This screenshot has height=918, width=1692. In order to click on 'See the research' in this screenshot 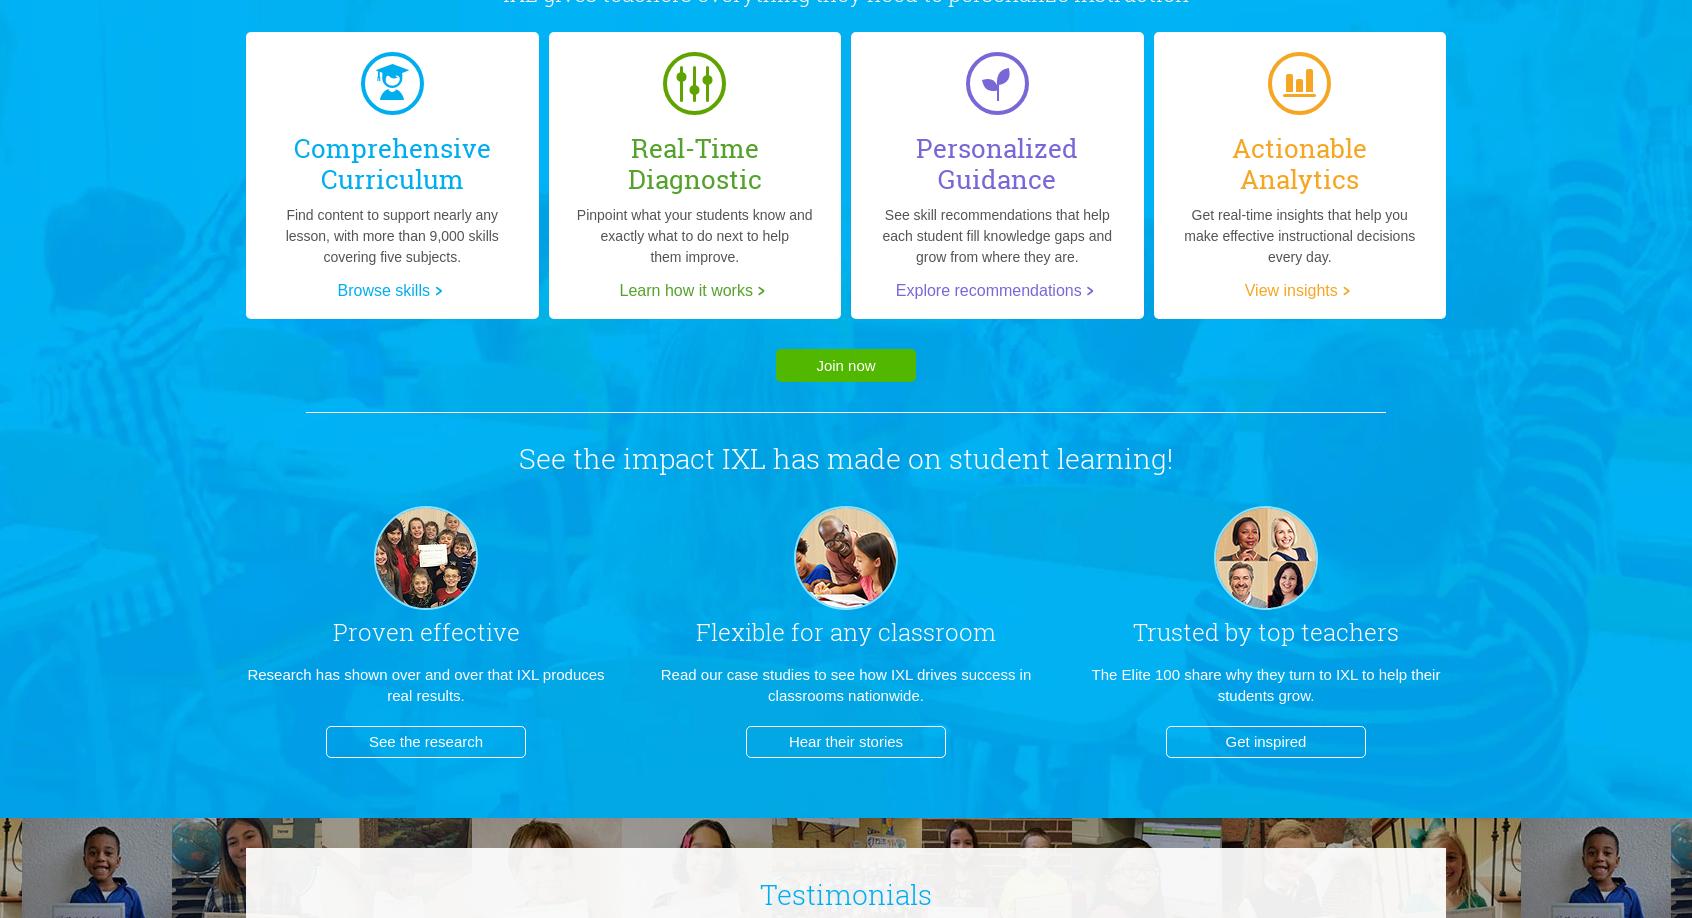, I will do `click(424, 739)`.